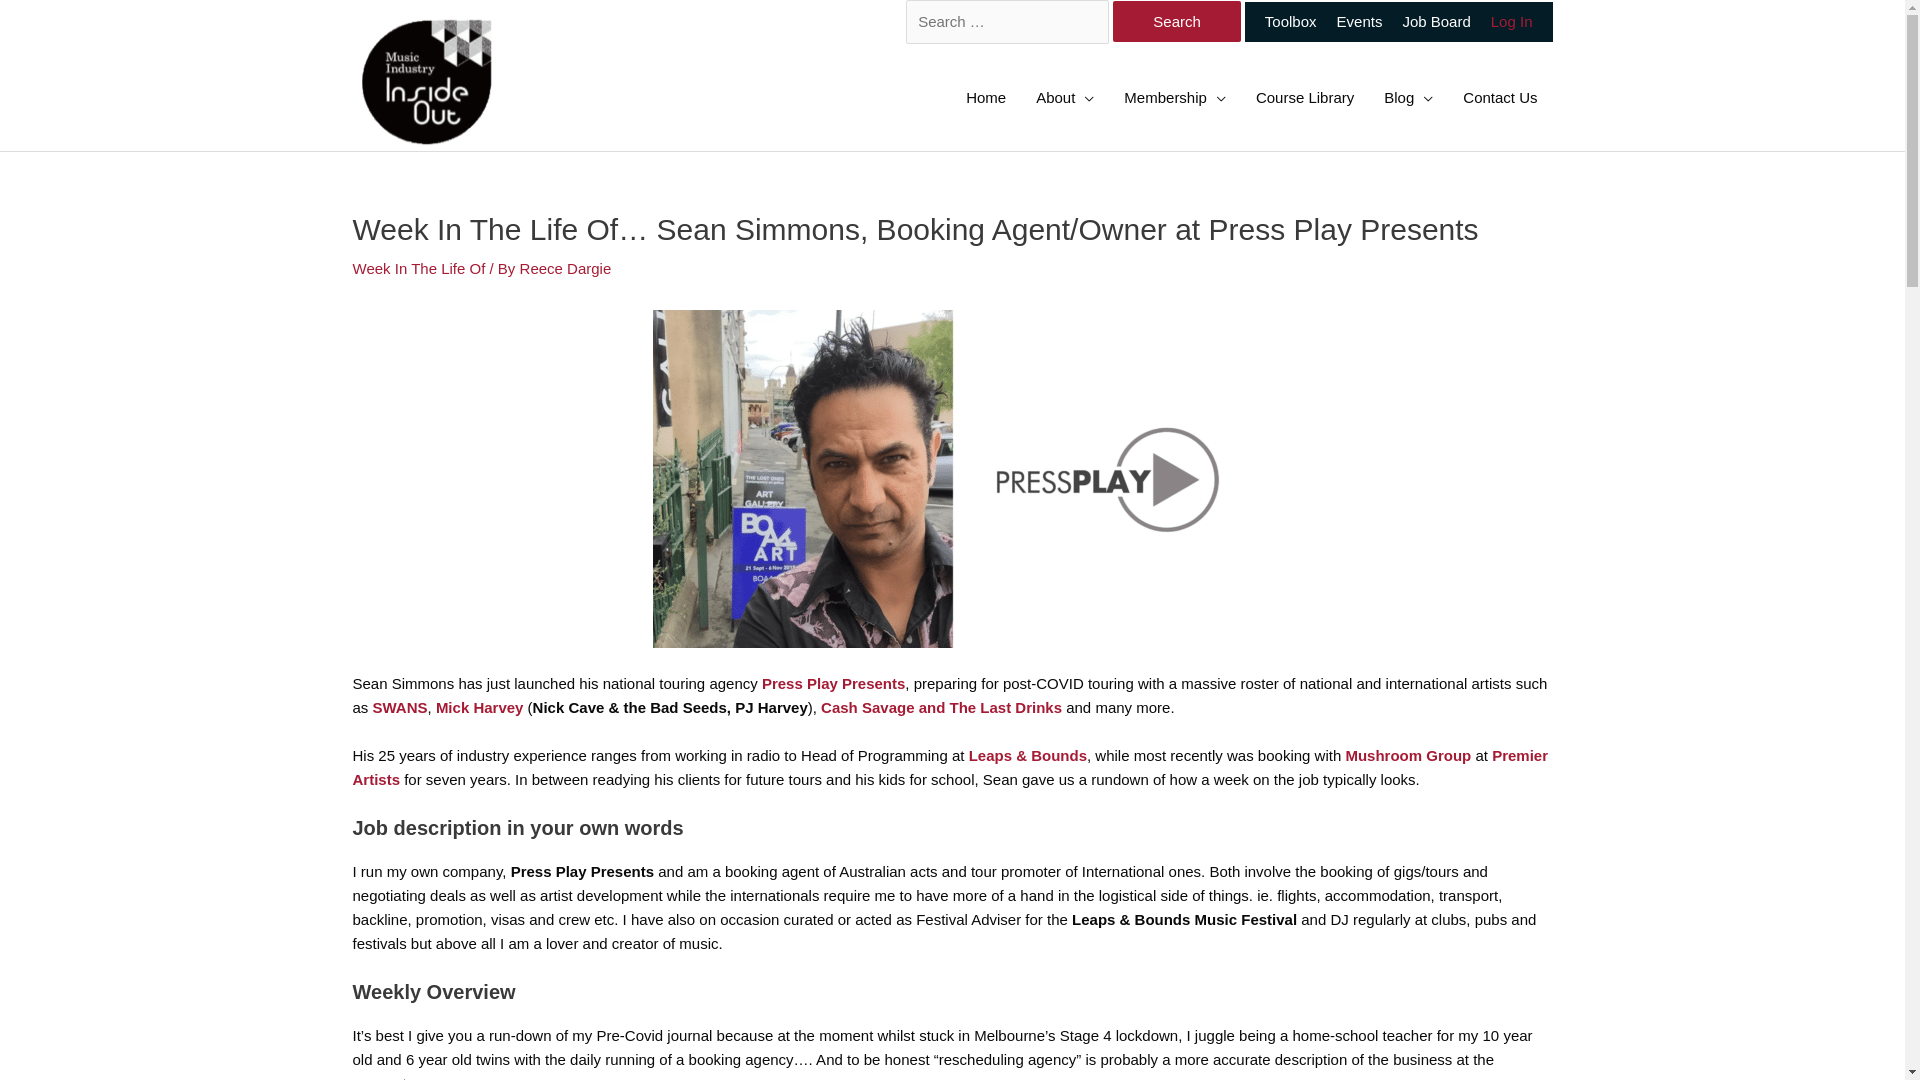 The image size is (1920, 1080). What do you see at coordinates (949, 97) in the screenshot?
I see `'Home'` at bounding box center [949, 97].